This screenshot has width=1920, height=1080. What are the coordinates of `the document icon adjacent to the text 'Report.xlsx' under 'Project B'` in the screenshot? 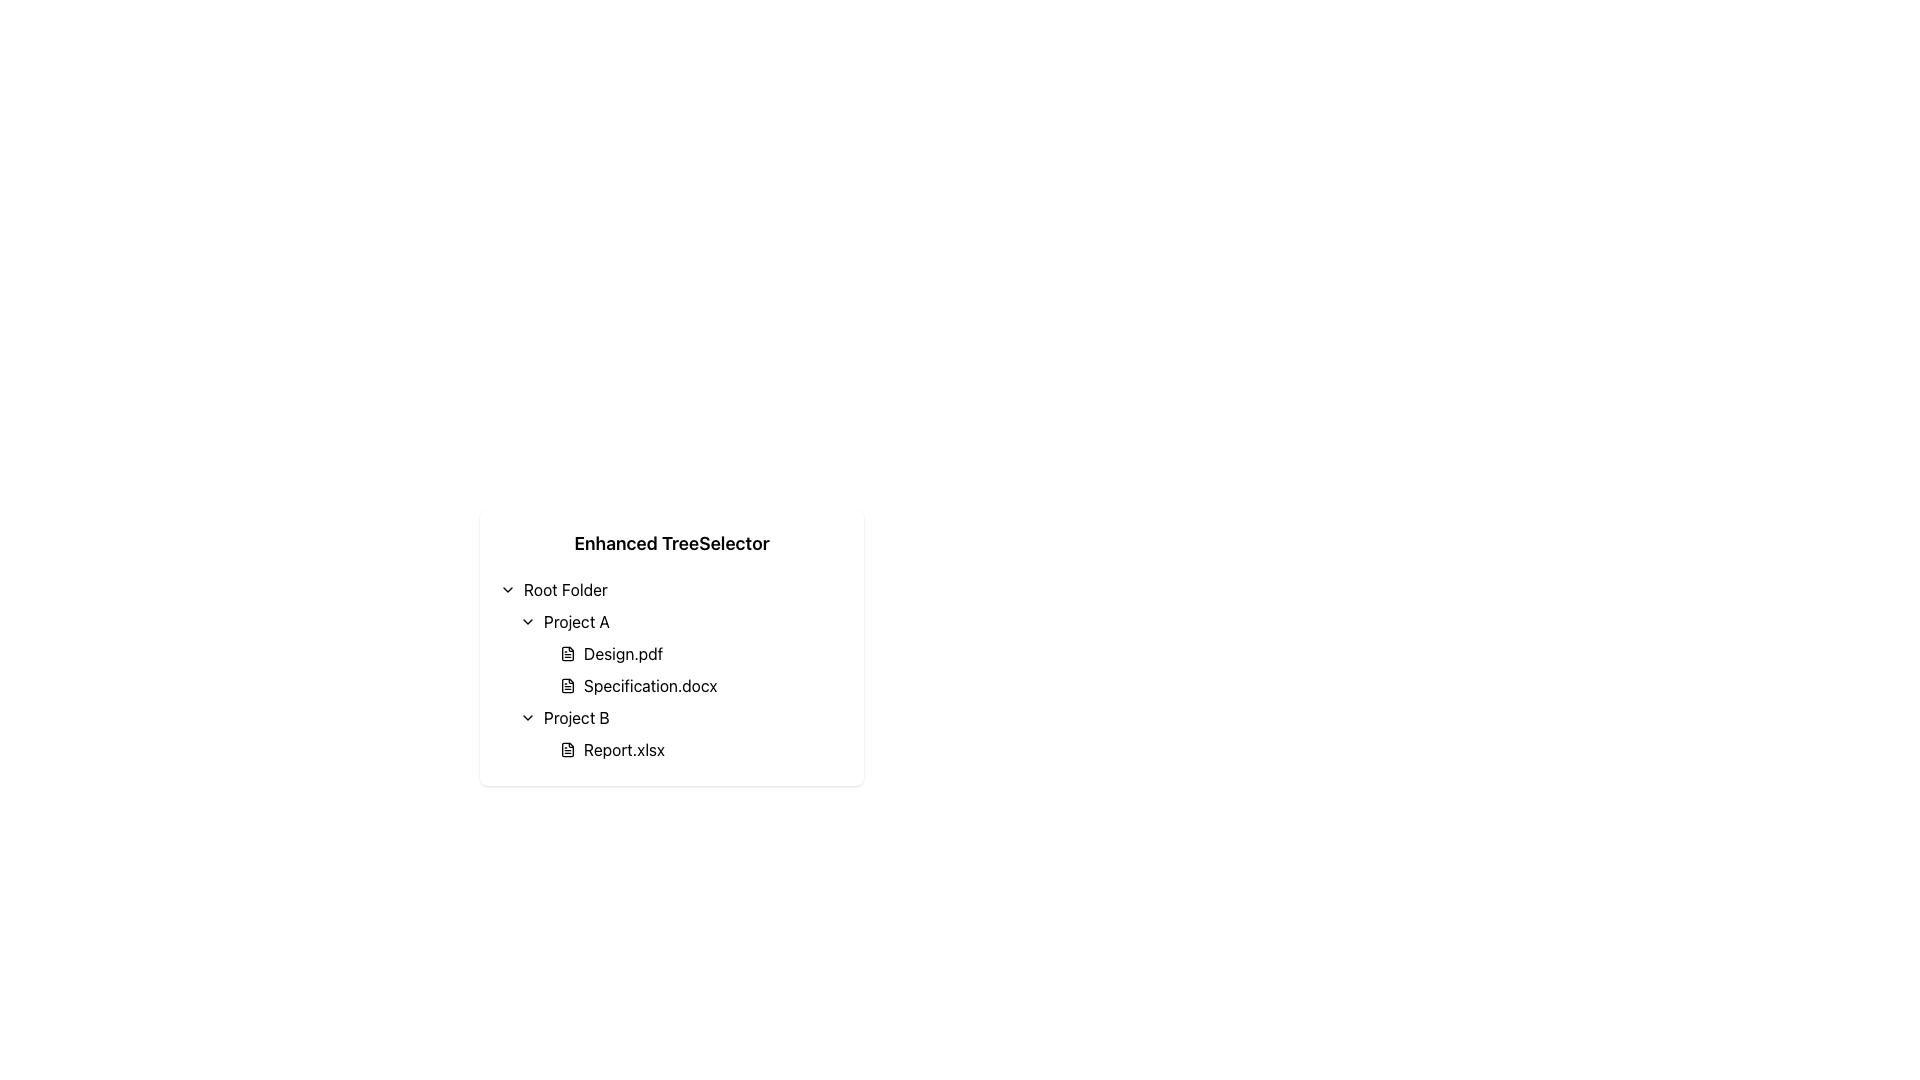 It's located at (566, 749).